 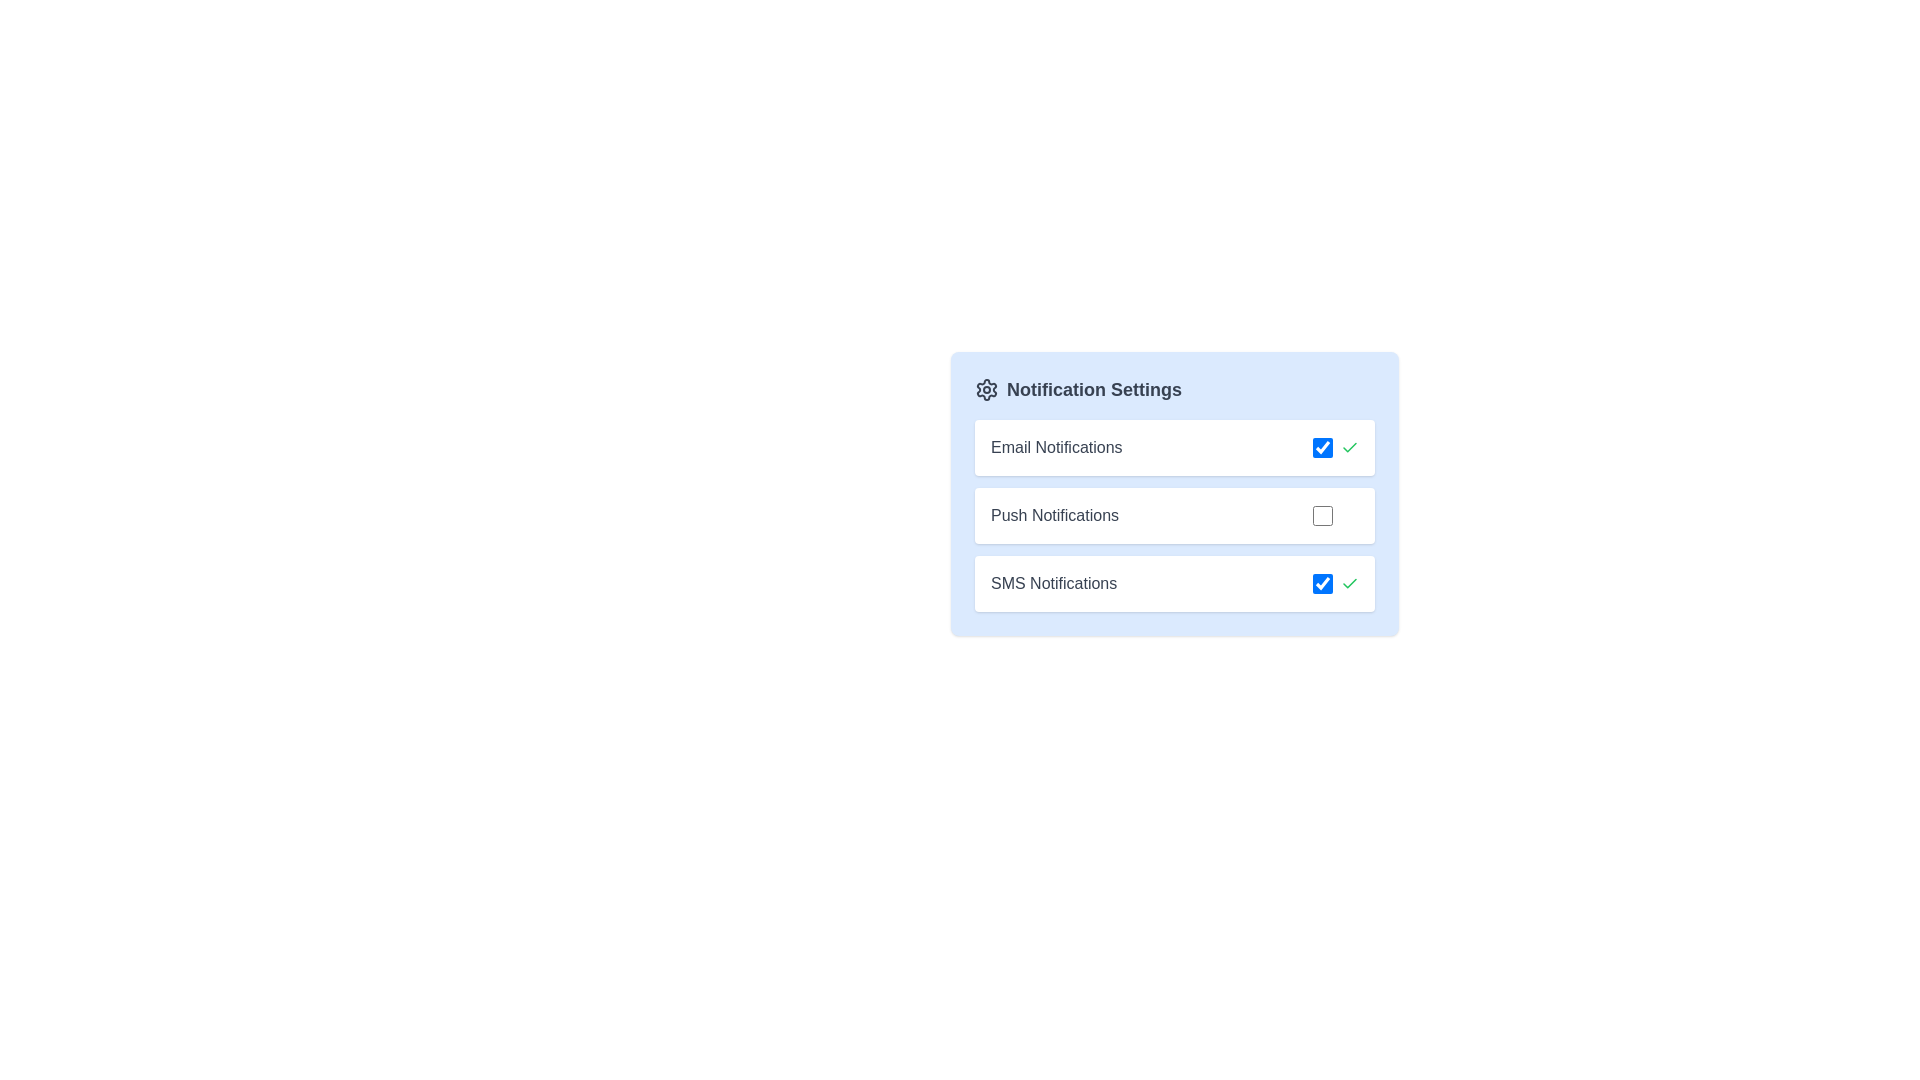 I want to click on gear-shaped icon located to the left of the 'Notification Settings' title for details, so click(x=987, y=389).